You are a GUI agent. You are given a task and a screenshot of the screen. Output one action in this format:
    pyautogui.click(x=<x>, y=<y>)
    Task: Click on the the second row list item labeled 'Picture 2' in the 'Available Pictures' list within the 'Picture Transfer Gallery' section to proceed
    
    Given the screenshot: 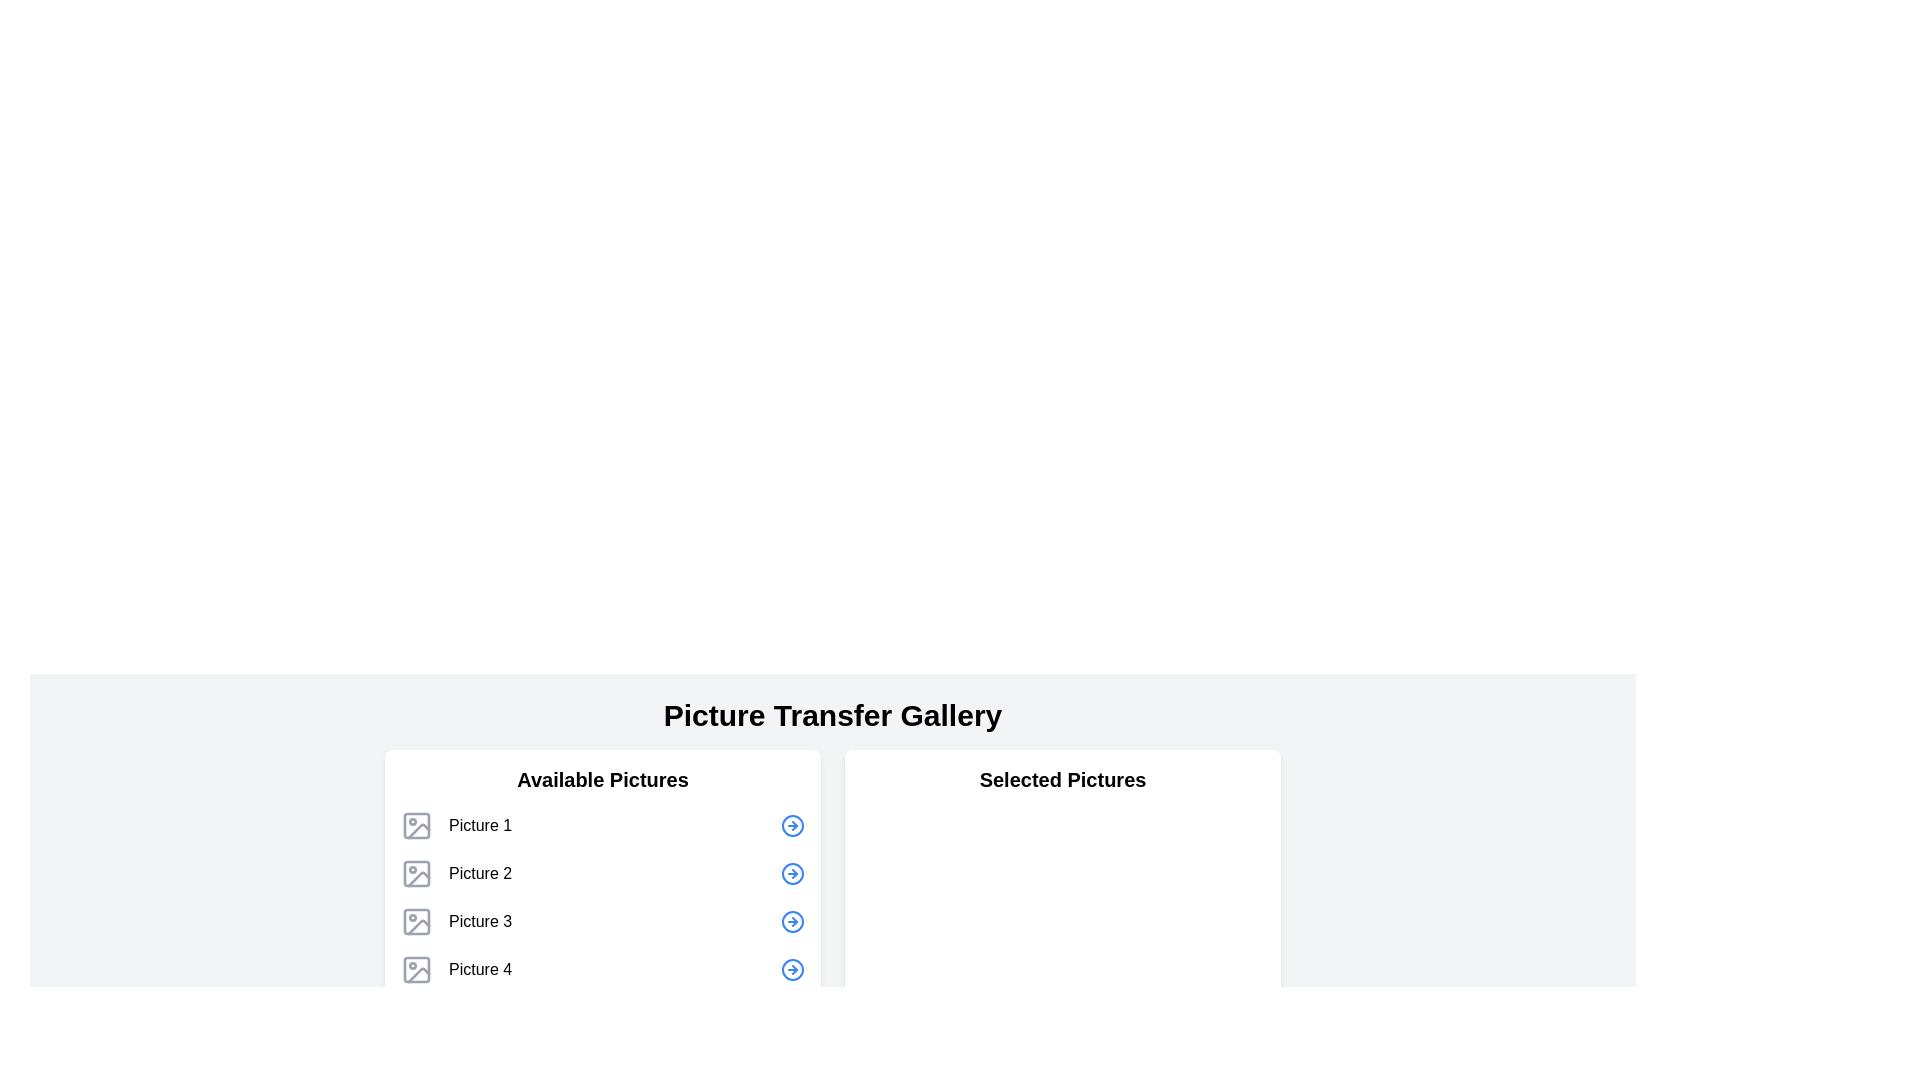 What is the action you would take?
    pyautogui.click(x=602, y=873)
    